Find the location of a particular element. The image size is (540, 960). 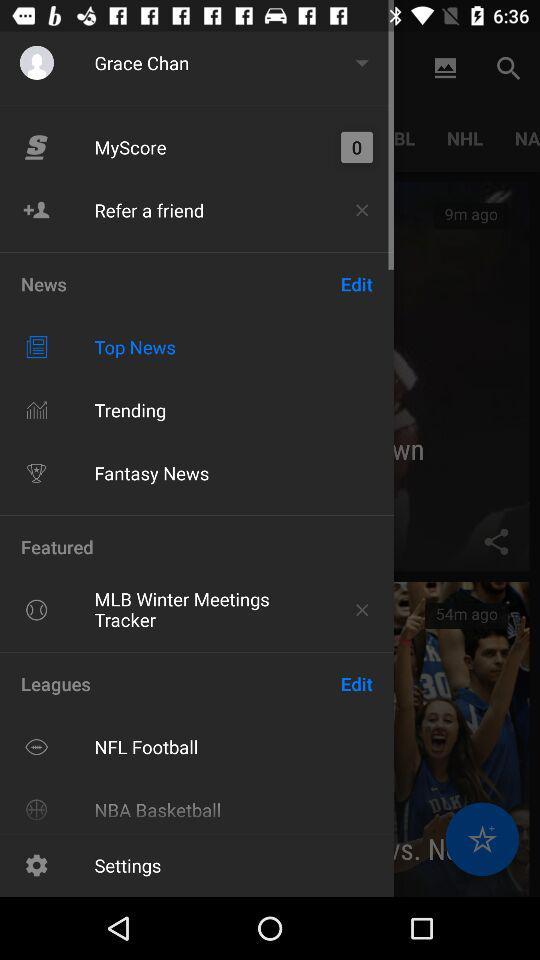

the logo on left to the button my score on the web page is located at coordinates (36, 146).